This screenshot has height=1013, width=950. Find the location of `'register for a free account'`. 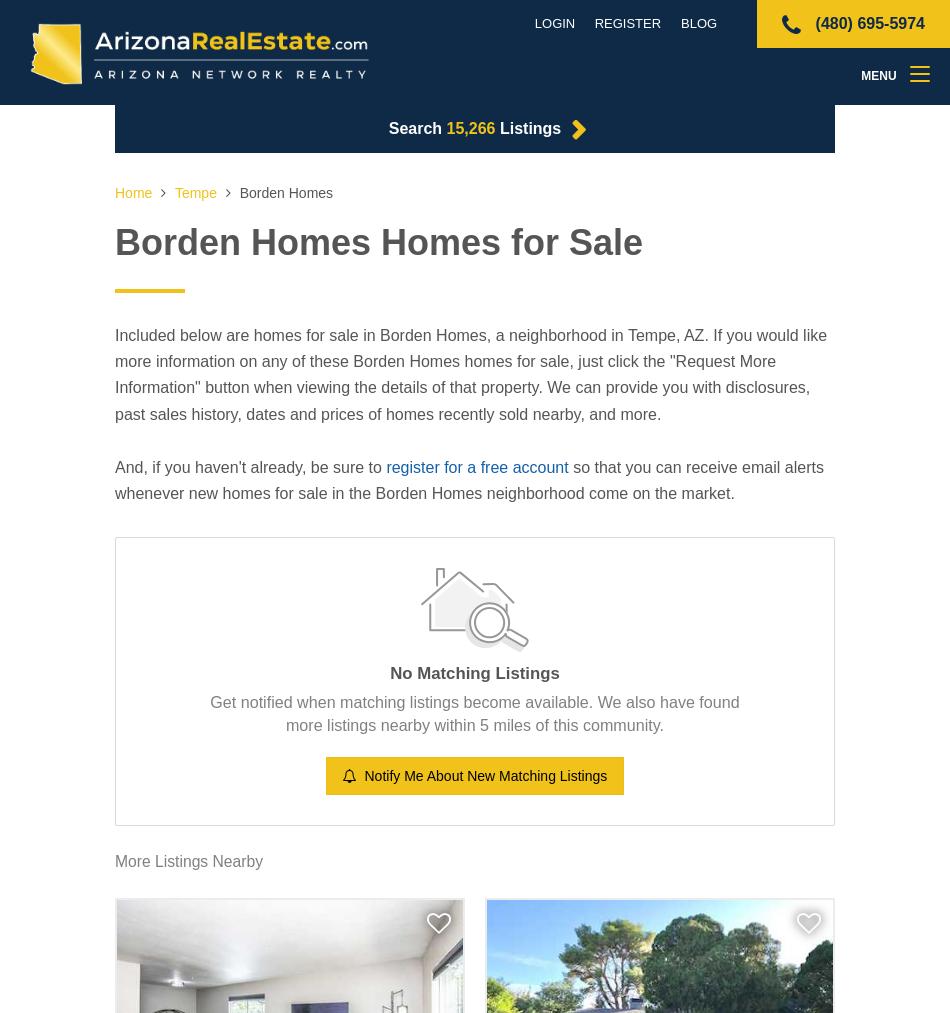

'register for a free account' is located at coordinates (476, 465).